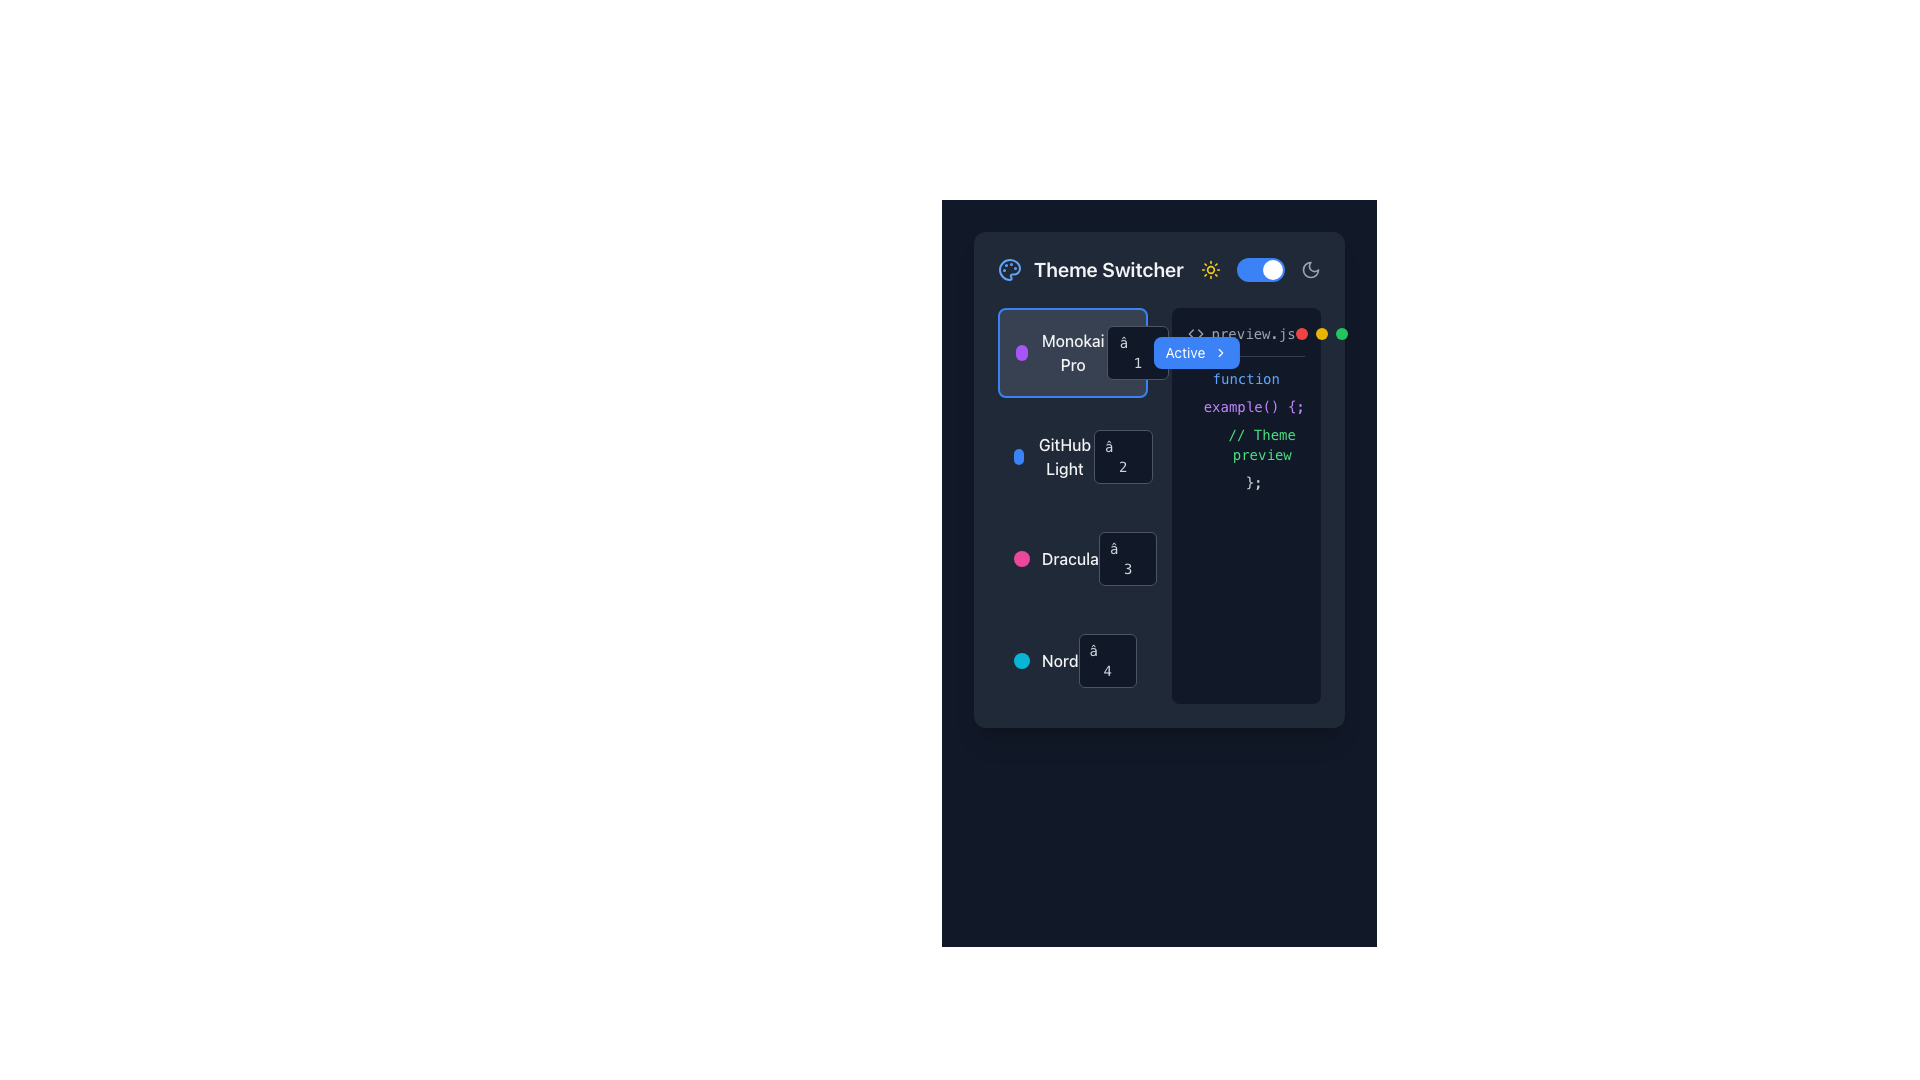 The image size is (1920, 1080). What do you see at coordinates (1128, 559) in the screenshot?
I see `the 'Dracula' theme selection button in the Theme Switcher section` at bounding box center [1128, 559].